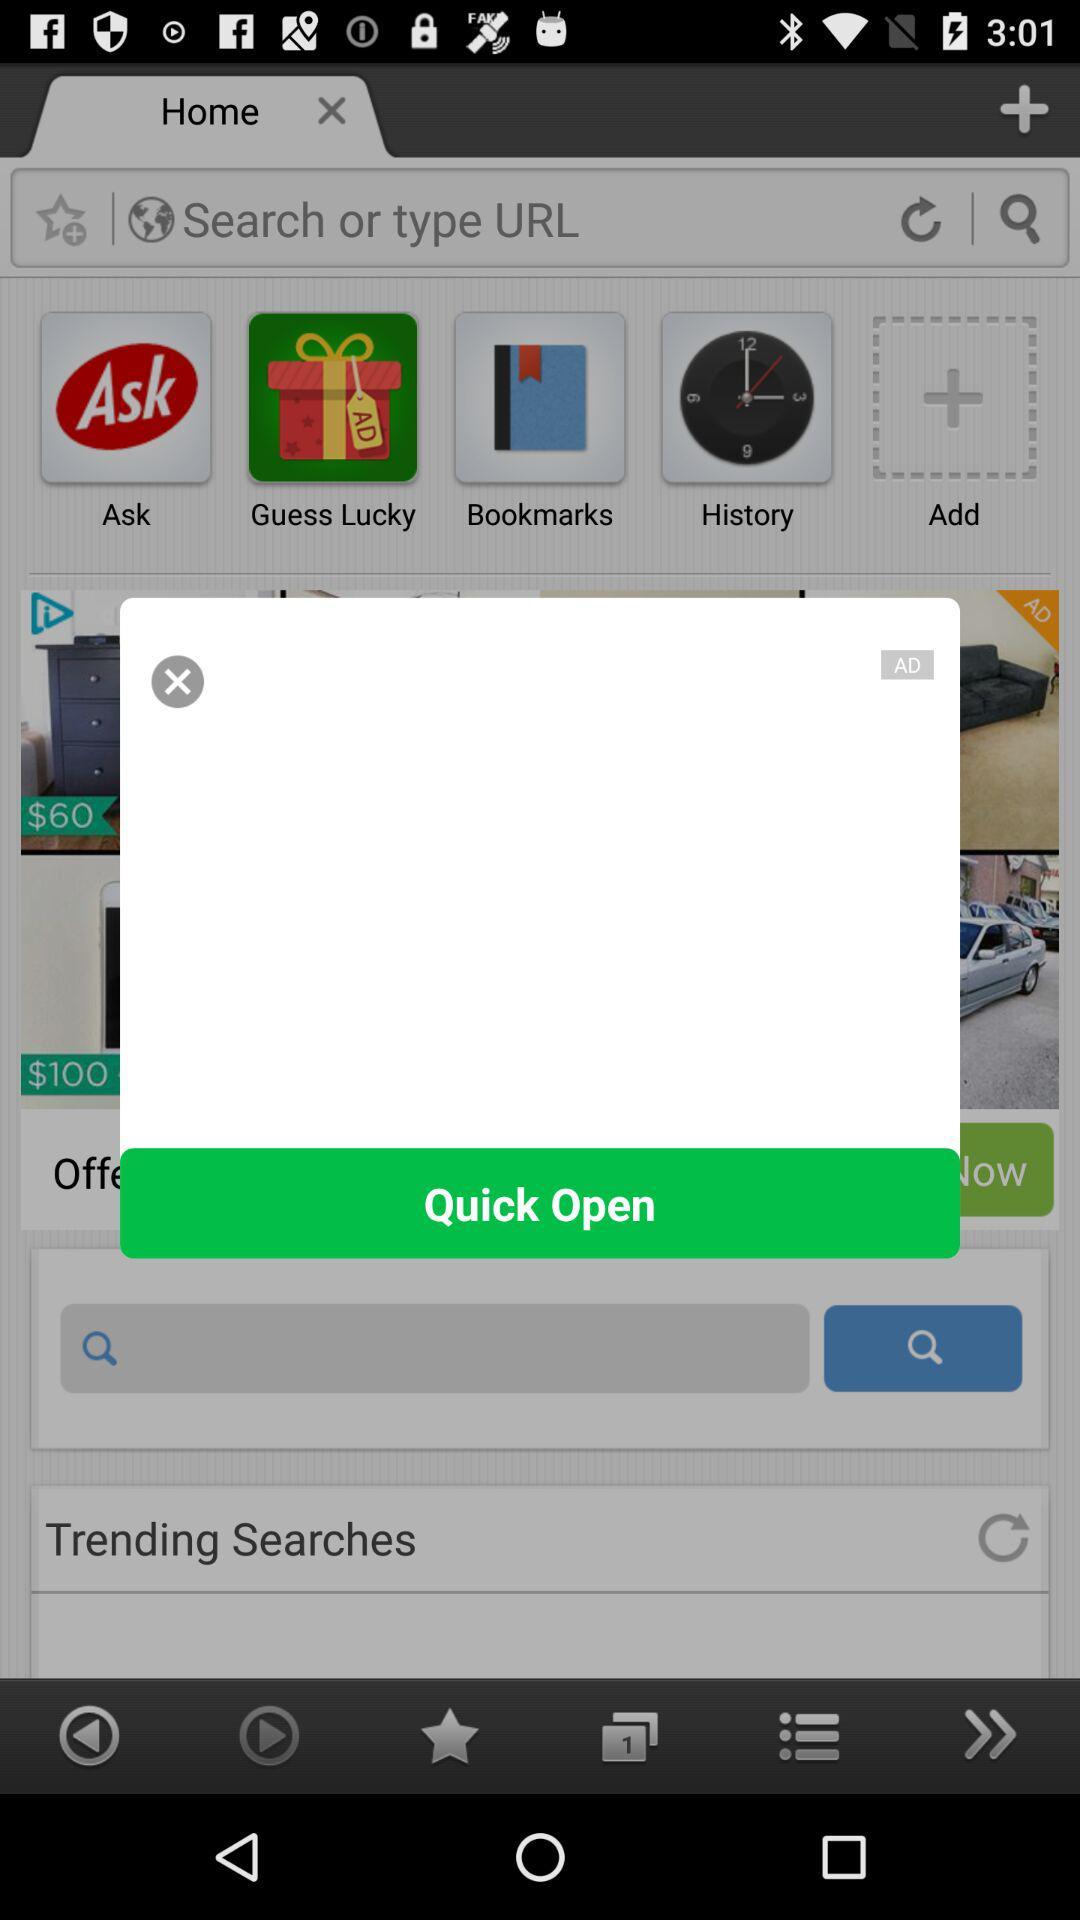 This screenshot has width=1080, height=1920. I want to click on the close icon, so click(176, 728).